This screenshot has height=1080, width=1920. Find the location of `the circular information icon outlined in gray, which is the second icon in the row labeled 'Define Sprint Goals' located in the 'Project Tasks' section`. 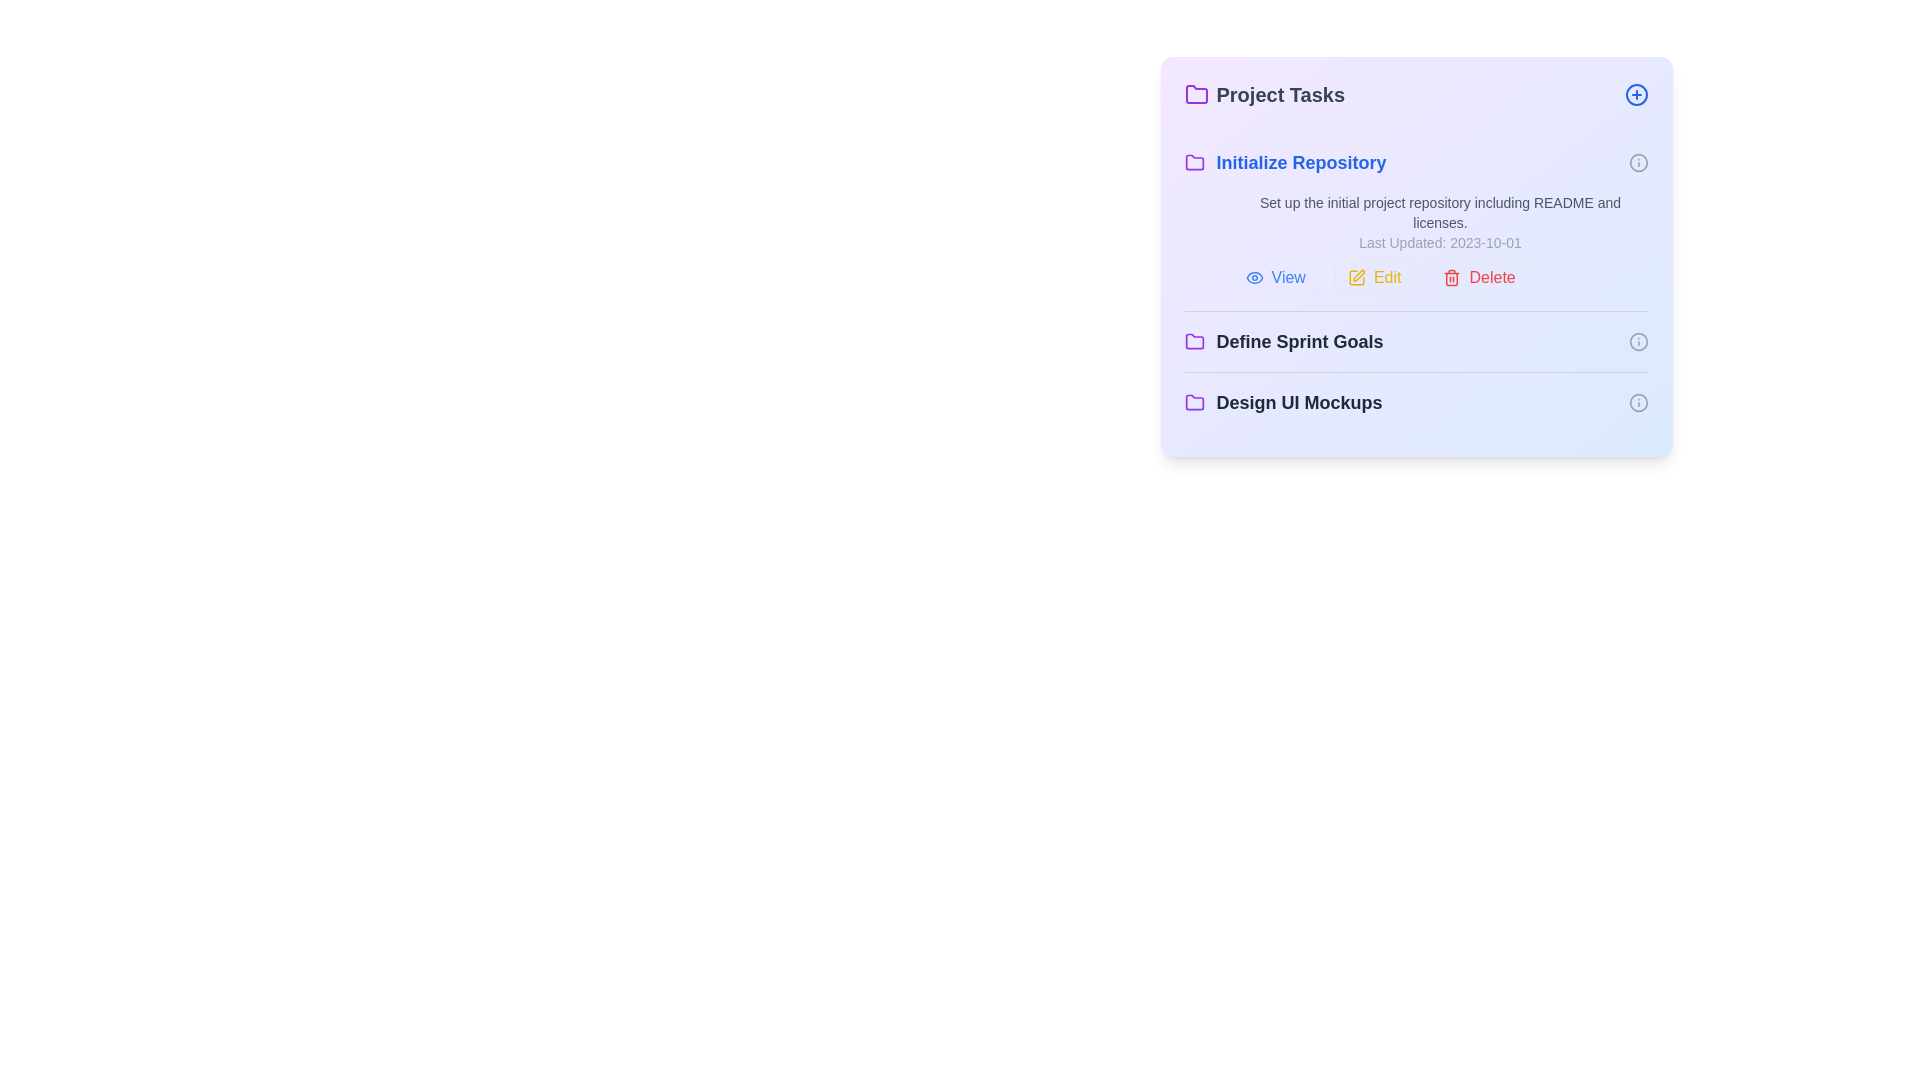

the circular information icon outlined in gray, which is the second icon in the row labeled 'Define Sprint Goals' located in the 'Project Tasks' section is located at coordinates (1638, 341).